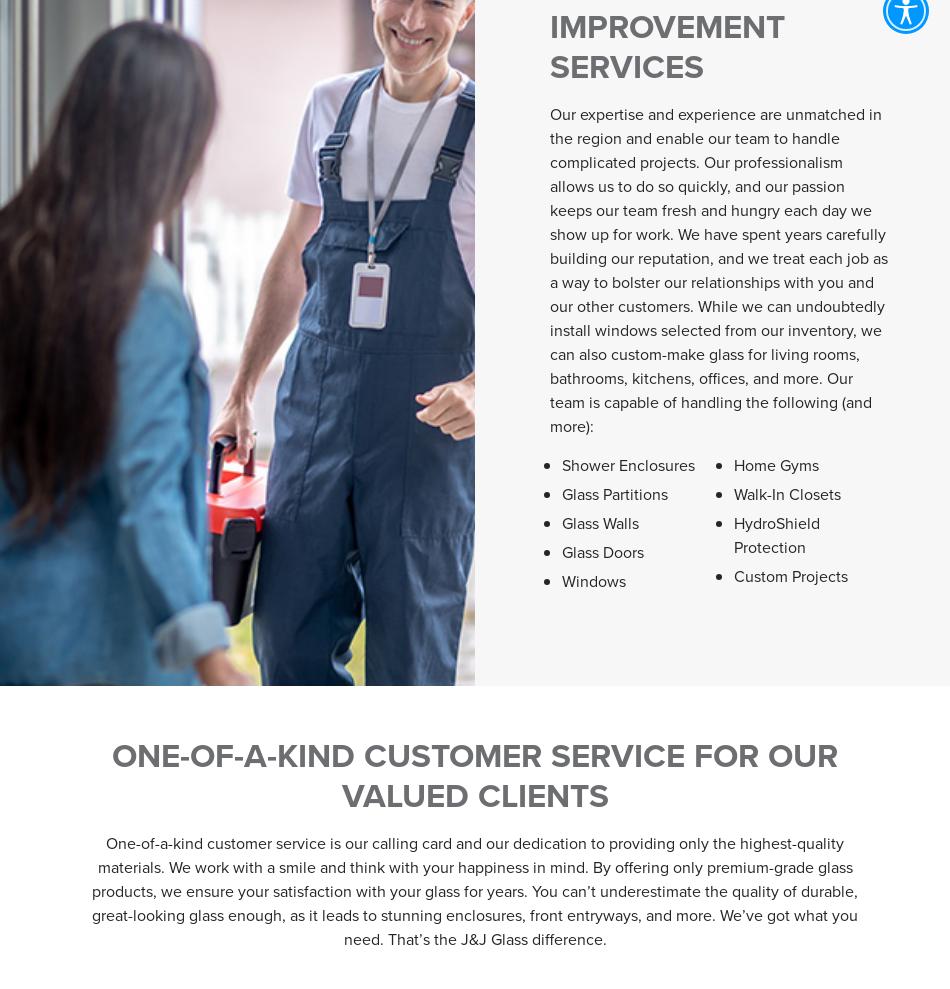 The height and width of the screenshot is (989, 950). What do you see at coordinates (615, 492) in the screenshot?
I see `'Glass Partitions'` at bounding box center [615, 492].